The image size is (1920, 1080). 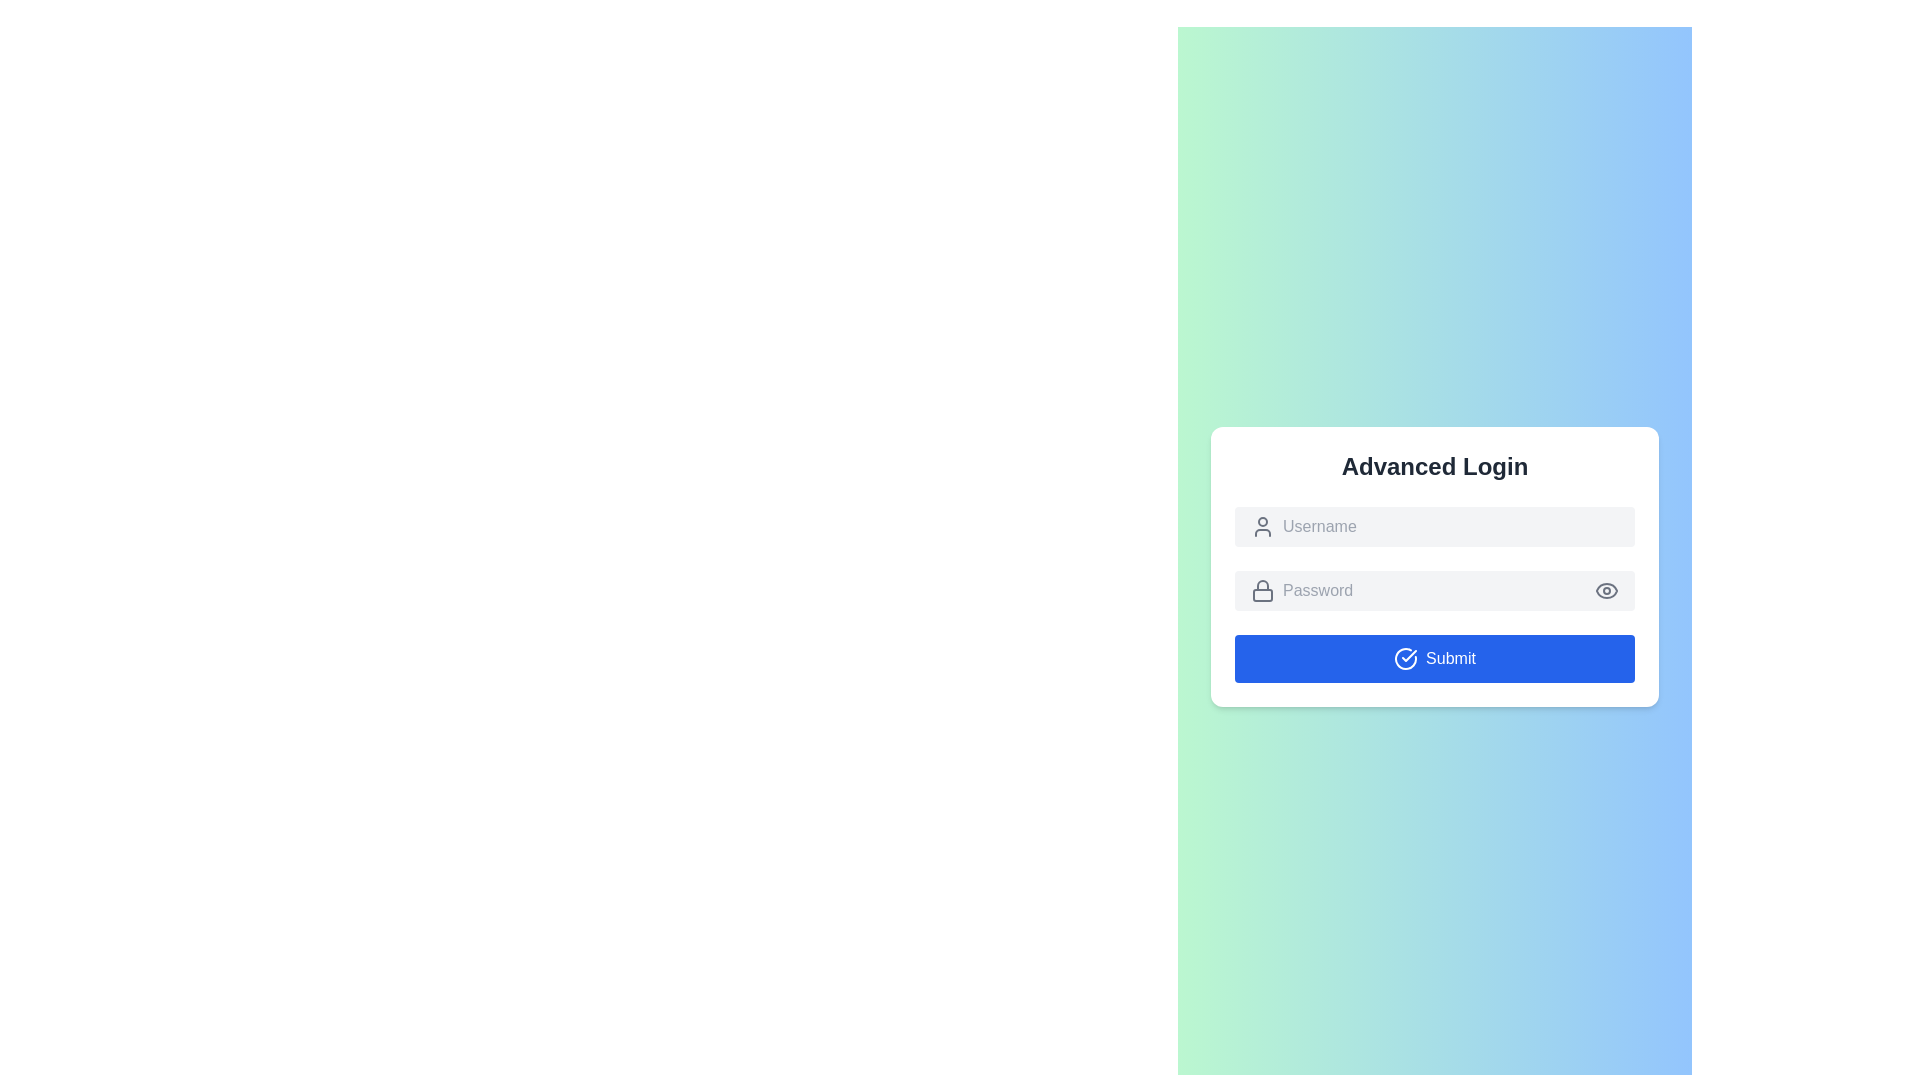 I want to click on circular outline SVG element representing the checkmark icon next to the 'Submit' button, so click(x=1405, y=659).